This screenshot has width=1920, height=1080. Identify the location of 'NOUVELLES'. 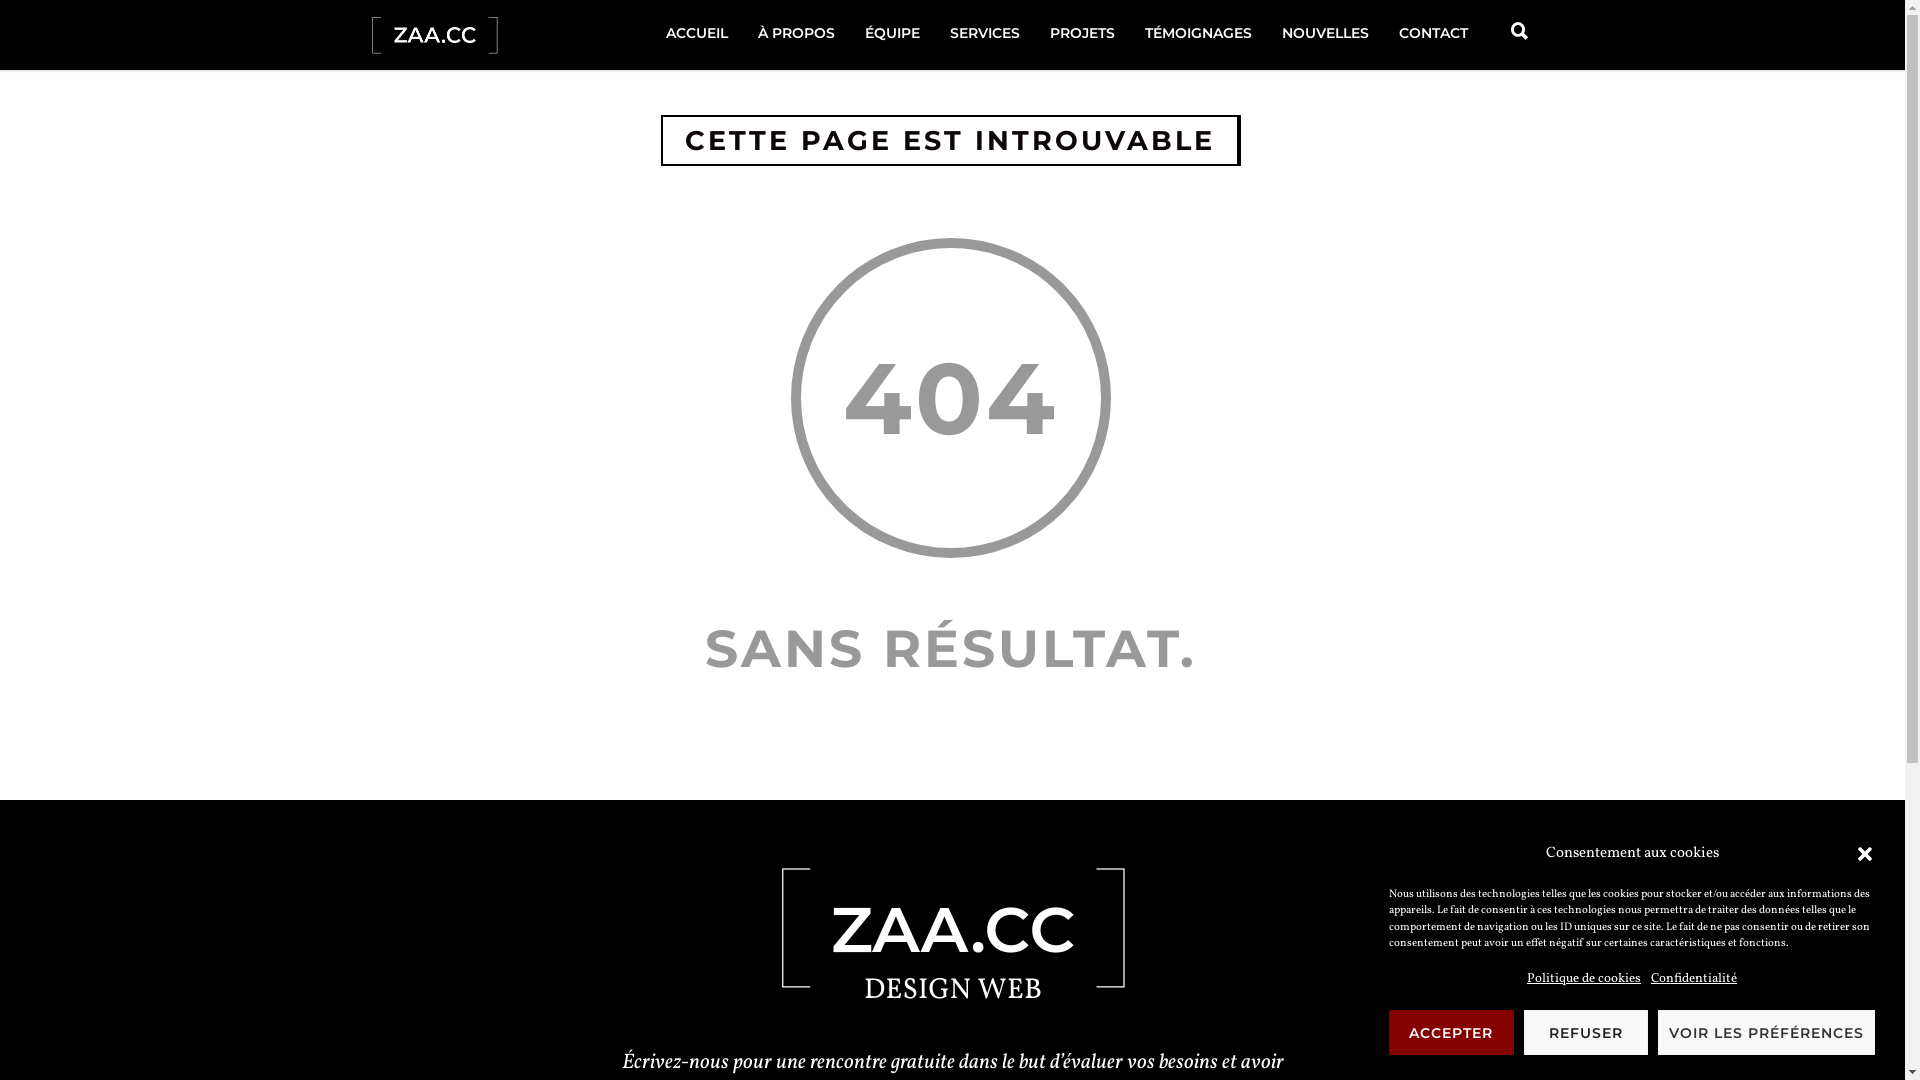
(1265, 33).